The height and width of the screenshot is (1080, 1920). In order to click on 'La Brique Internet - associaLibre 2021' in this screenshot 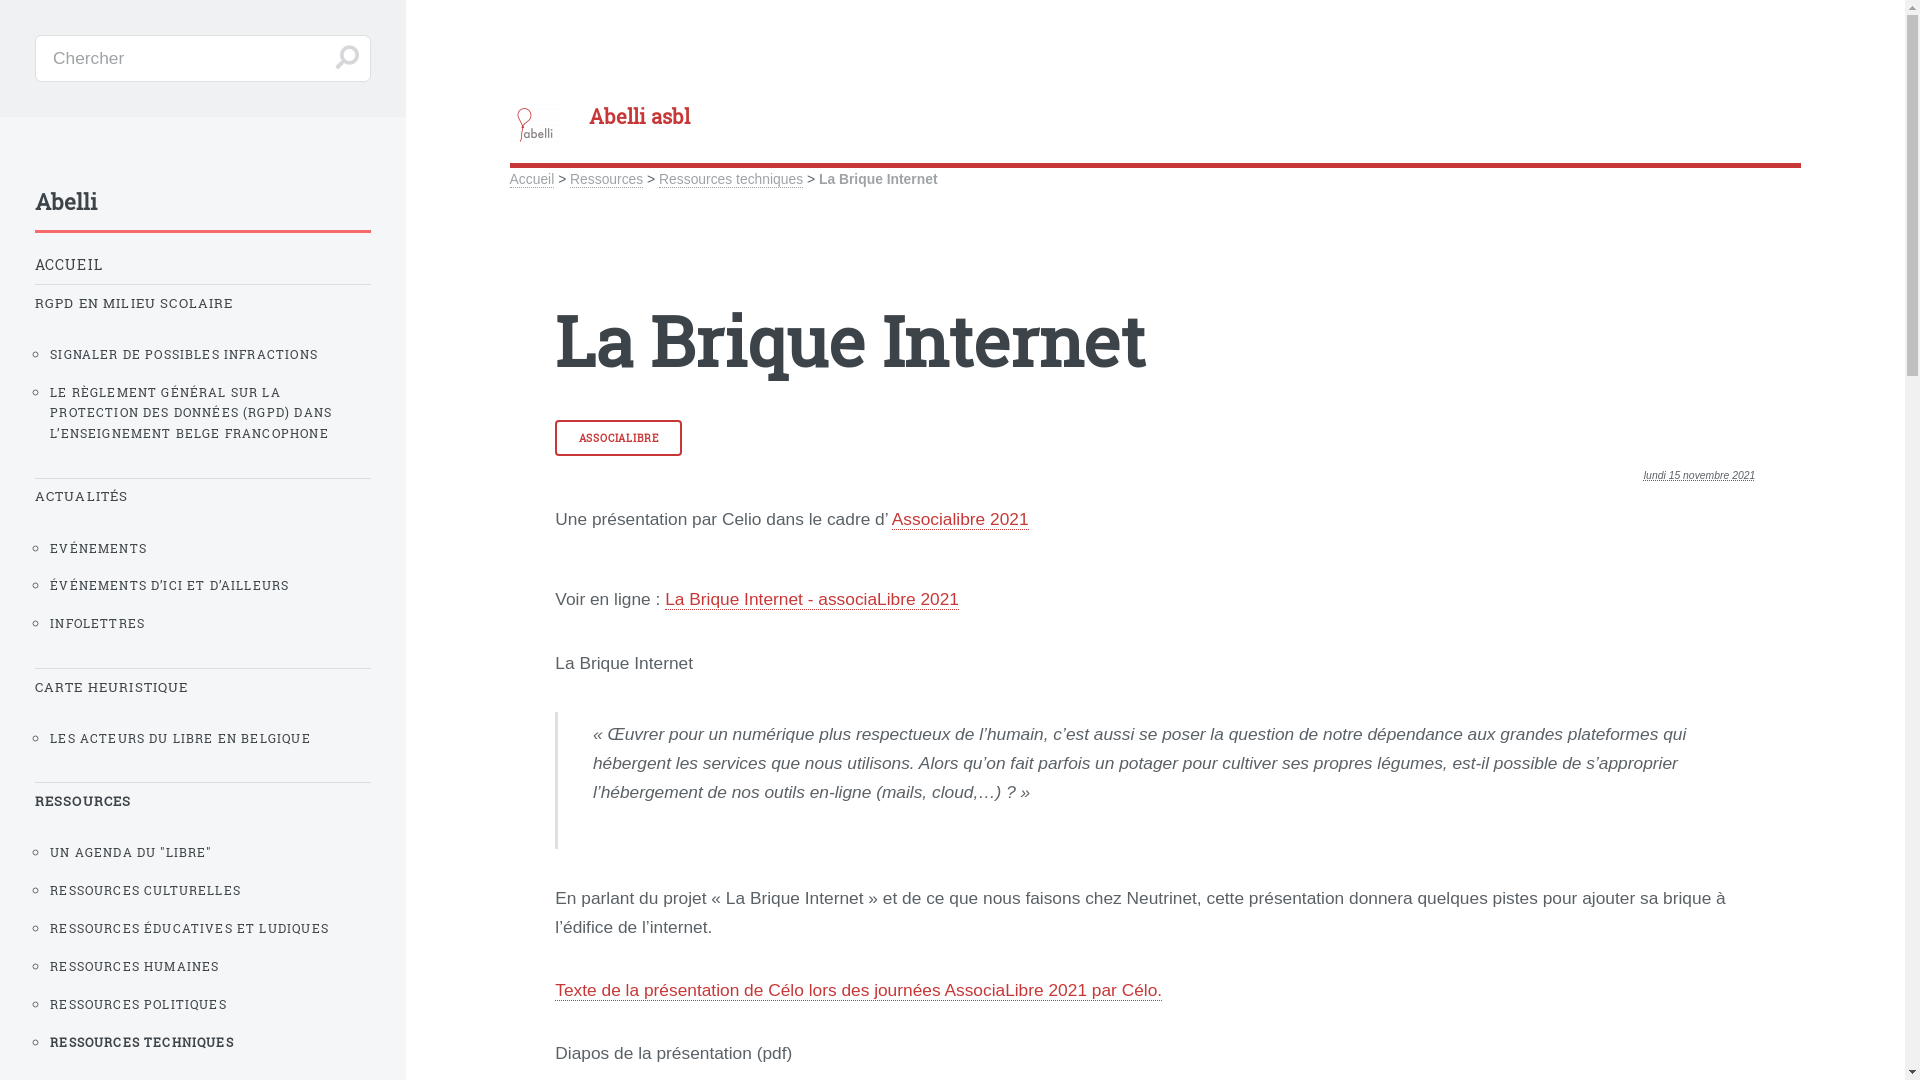, I will do `click(665, 598)`.